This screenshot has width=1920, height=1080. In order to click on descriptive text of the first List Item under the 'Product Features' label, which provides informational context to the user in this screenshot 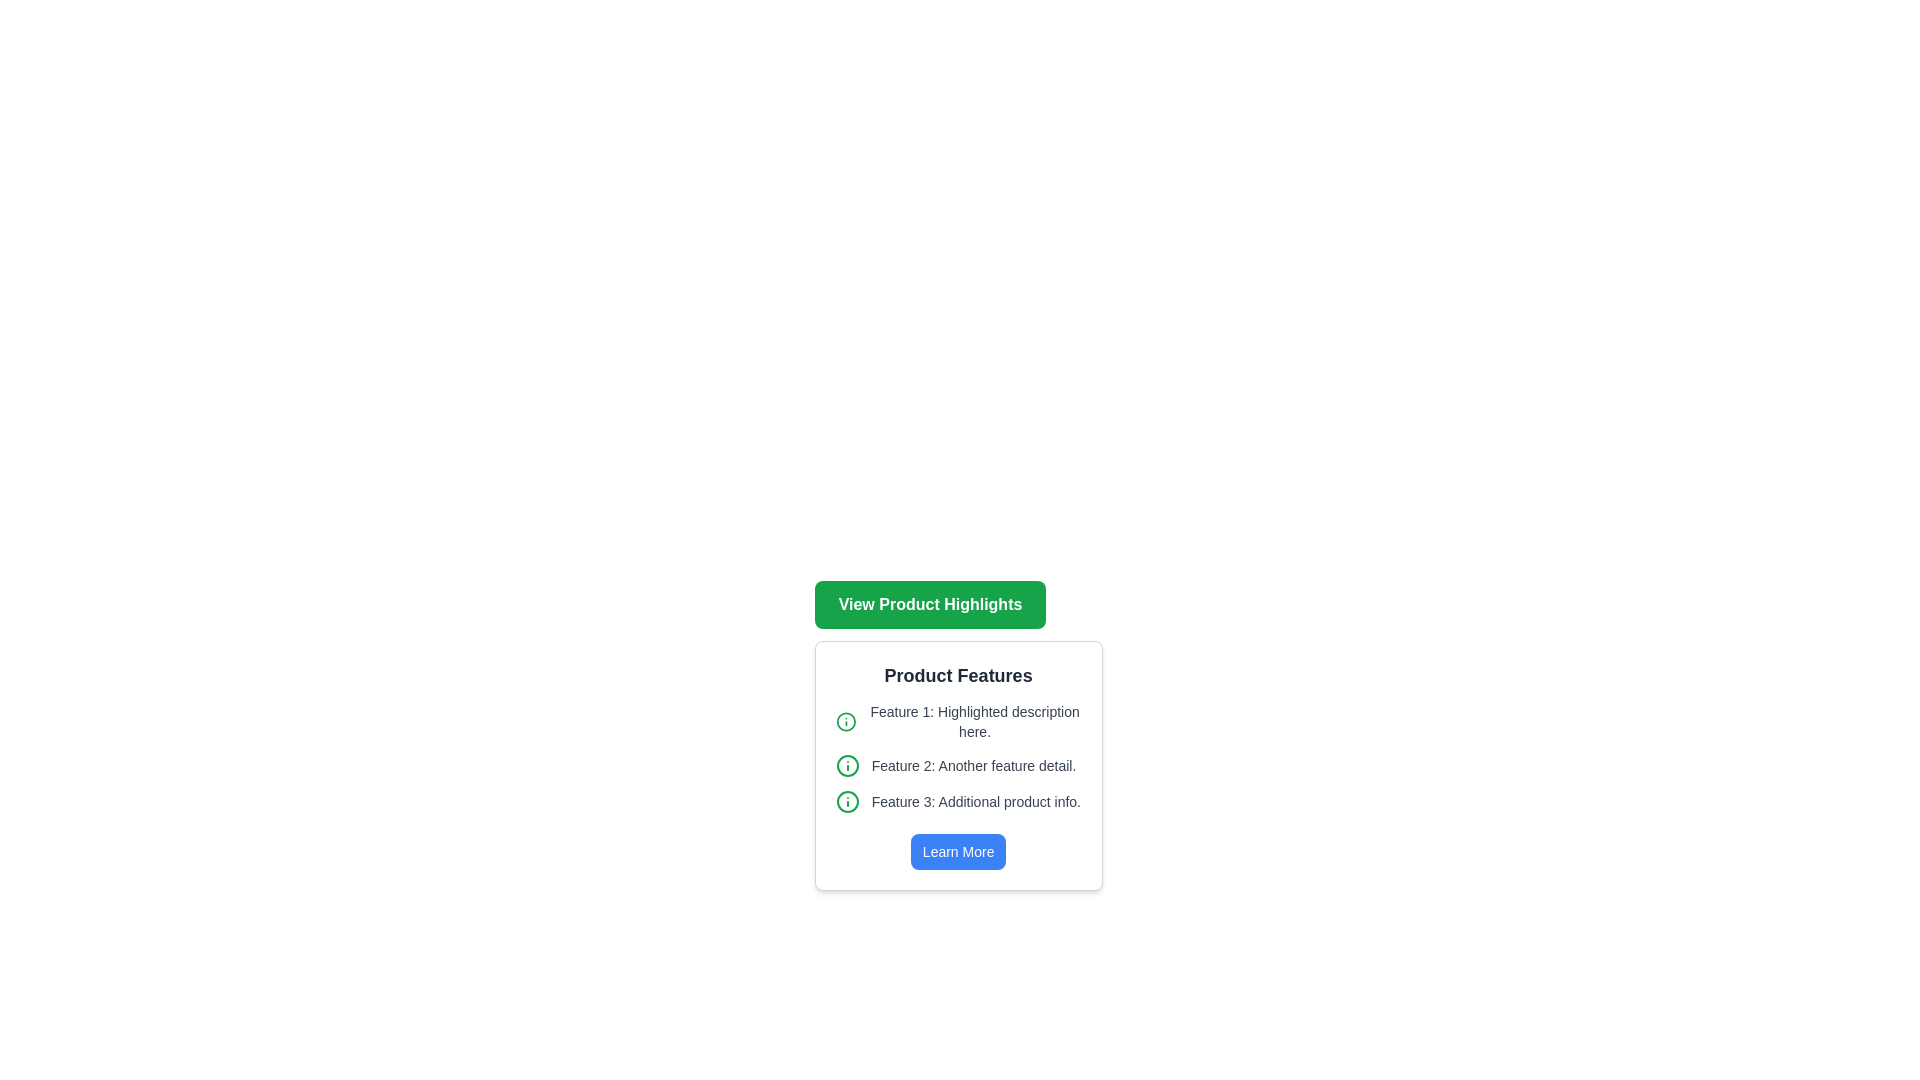, I will do `click(957, 721)`.